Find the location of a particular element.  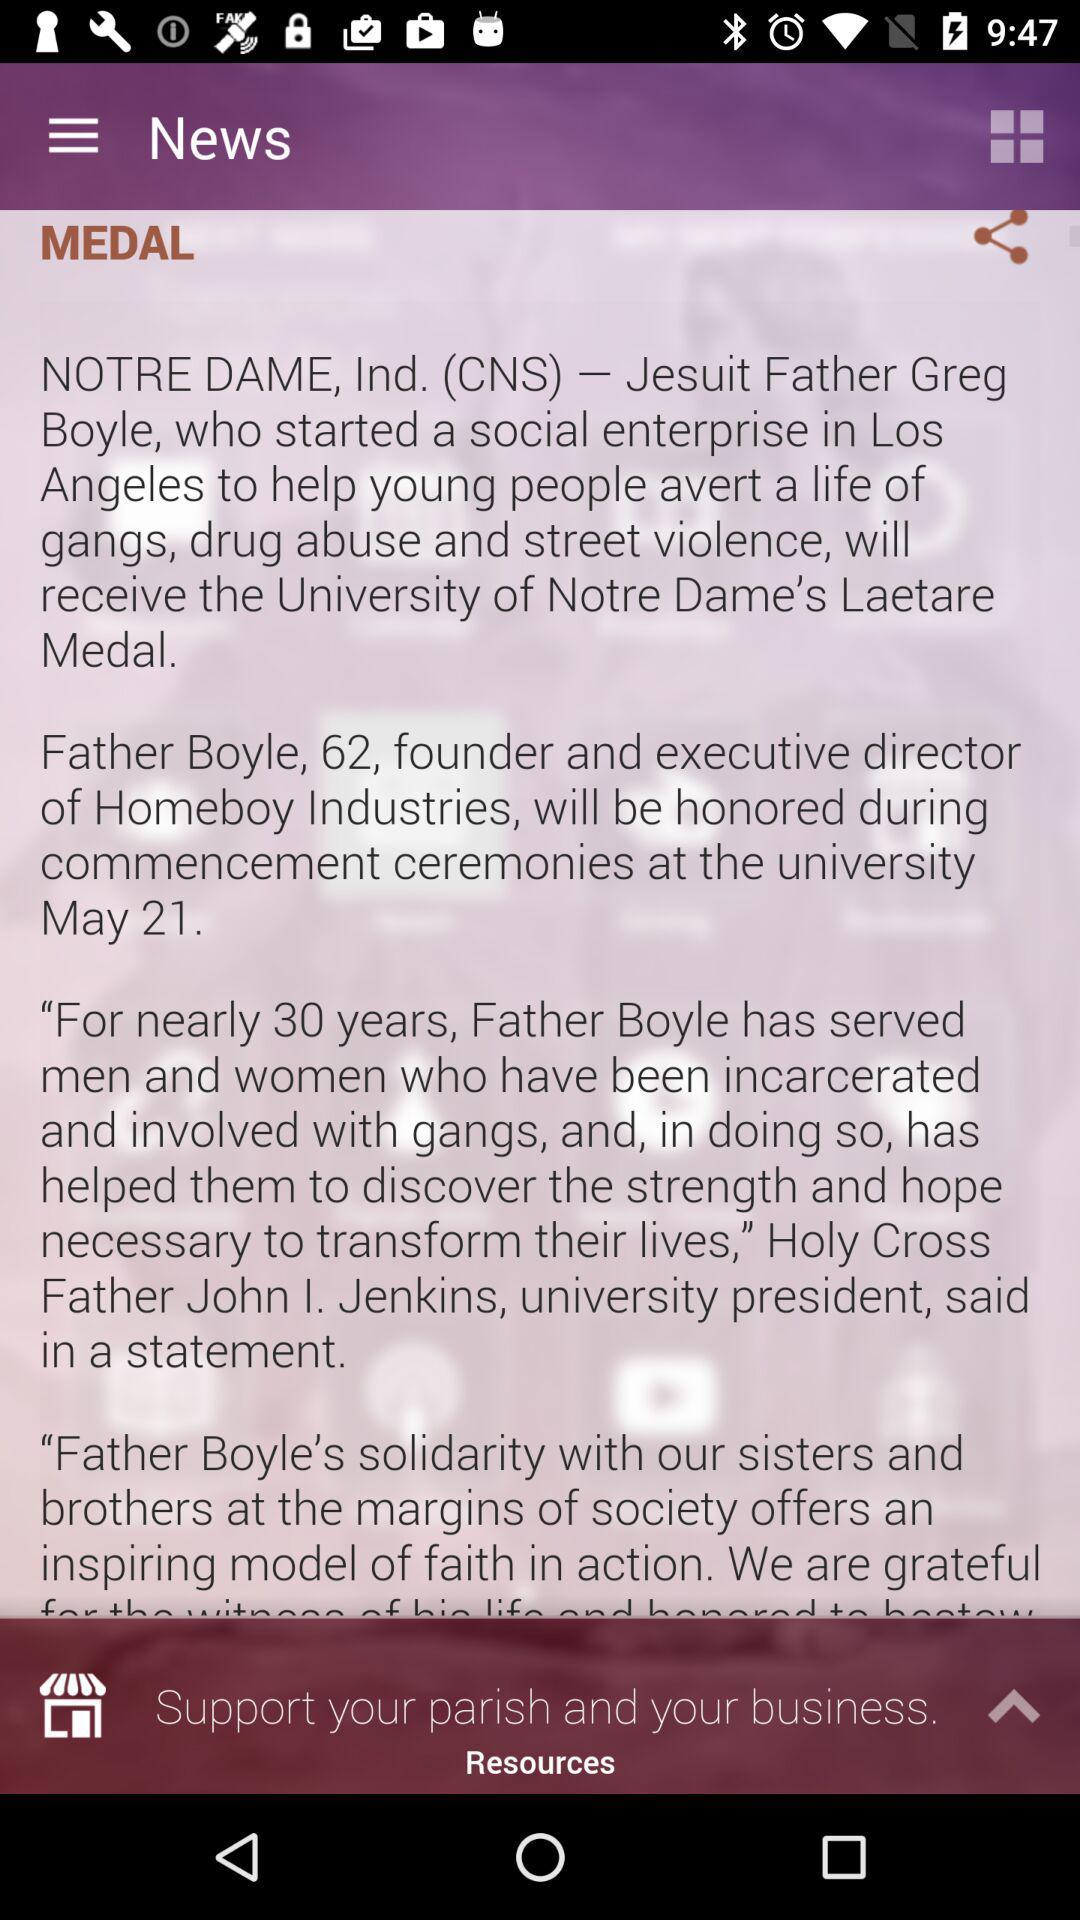

share this news is located at coordinates (976, 241).